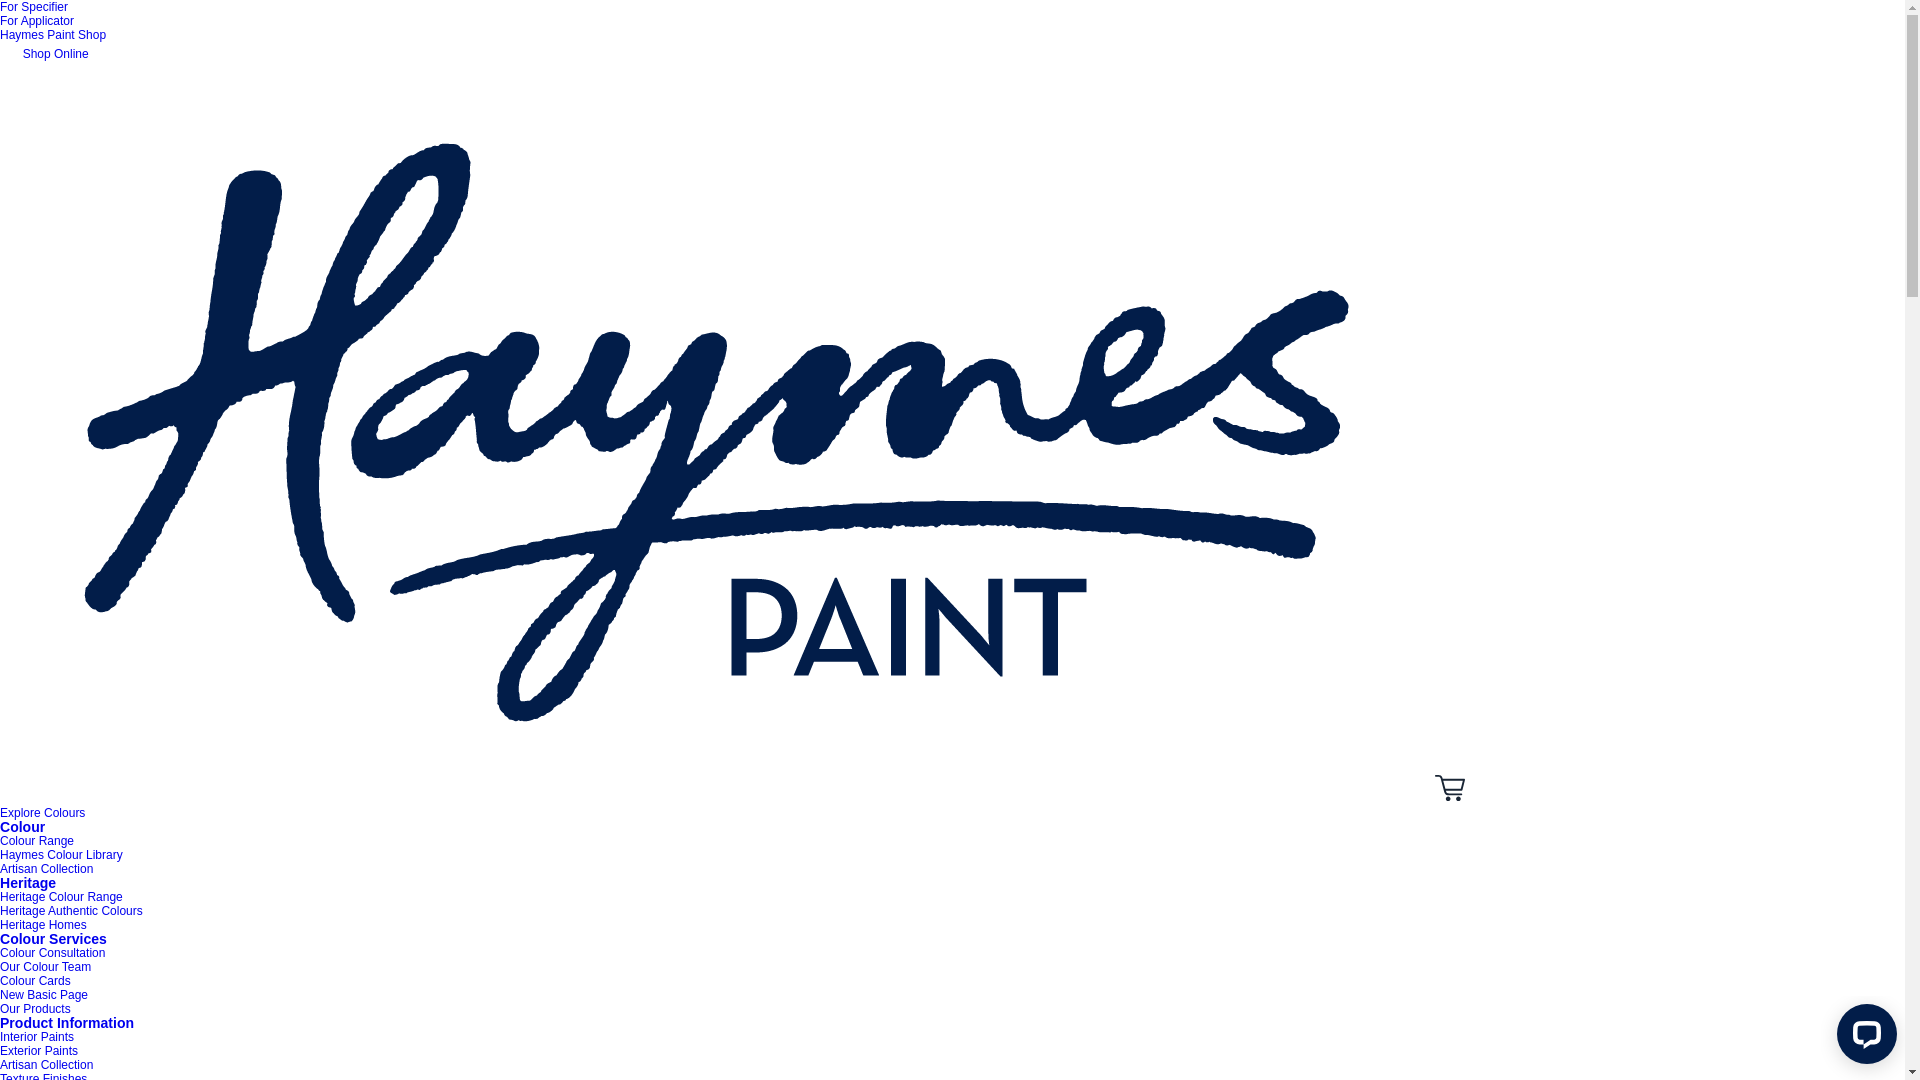 This screenshot has height=1080, width=1920. What do you see at coordinates (38, 1049) in the screenshot?
I see `'Exterior Paints'` at bounding box center [38, 1049].